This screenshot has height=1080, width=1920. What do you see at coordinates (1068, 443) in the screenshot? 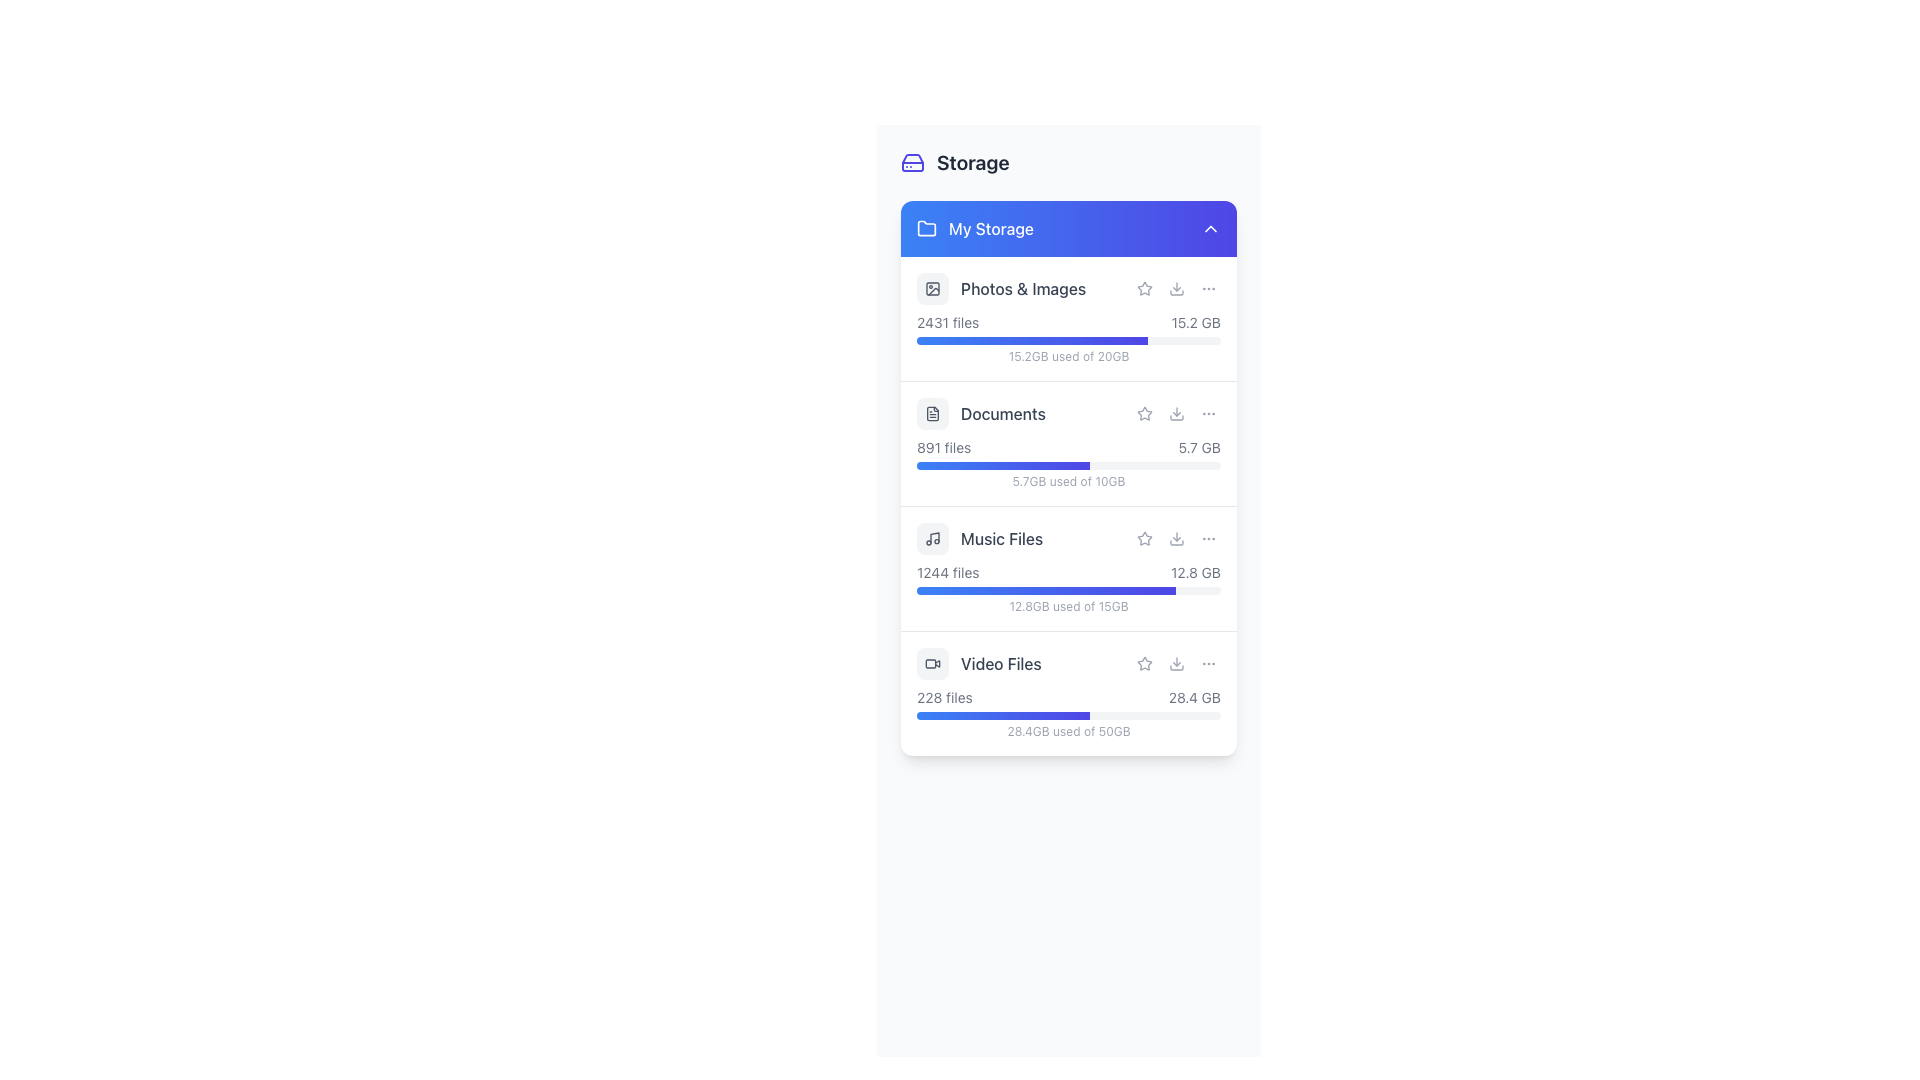
I see `the informational card in the 'My Storage' section that displays storage usage for documents` at bounding box center [1068, 443].